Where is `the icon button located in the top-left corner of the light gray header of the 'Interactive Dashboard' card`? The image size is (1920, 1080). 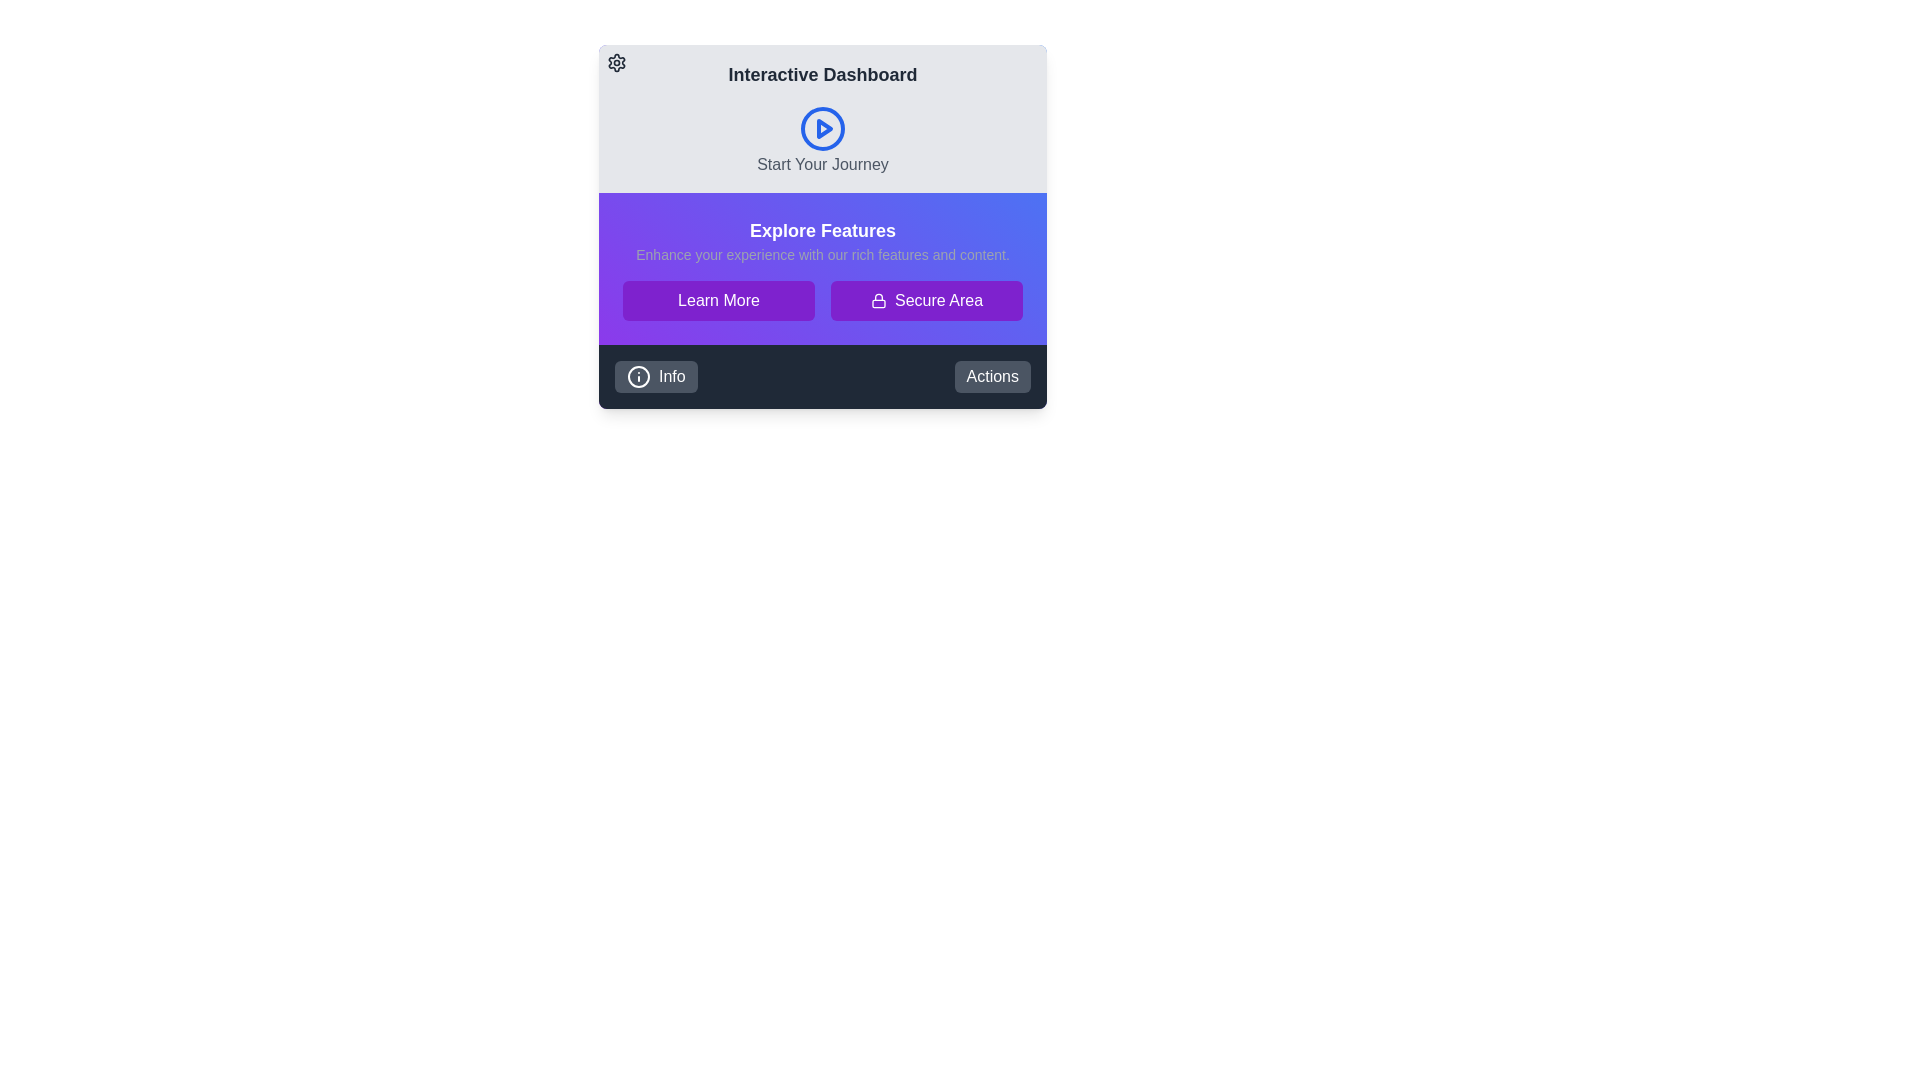 the icon button located in the top-left corner of the light gray header of the 'Interactive Dashboard' card is located at coordinates (616, 61).